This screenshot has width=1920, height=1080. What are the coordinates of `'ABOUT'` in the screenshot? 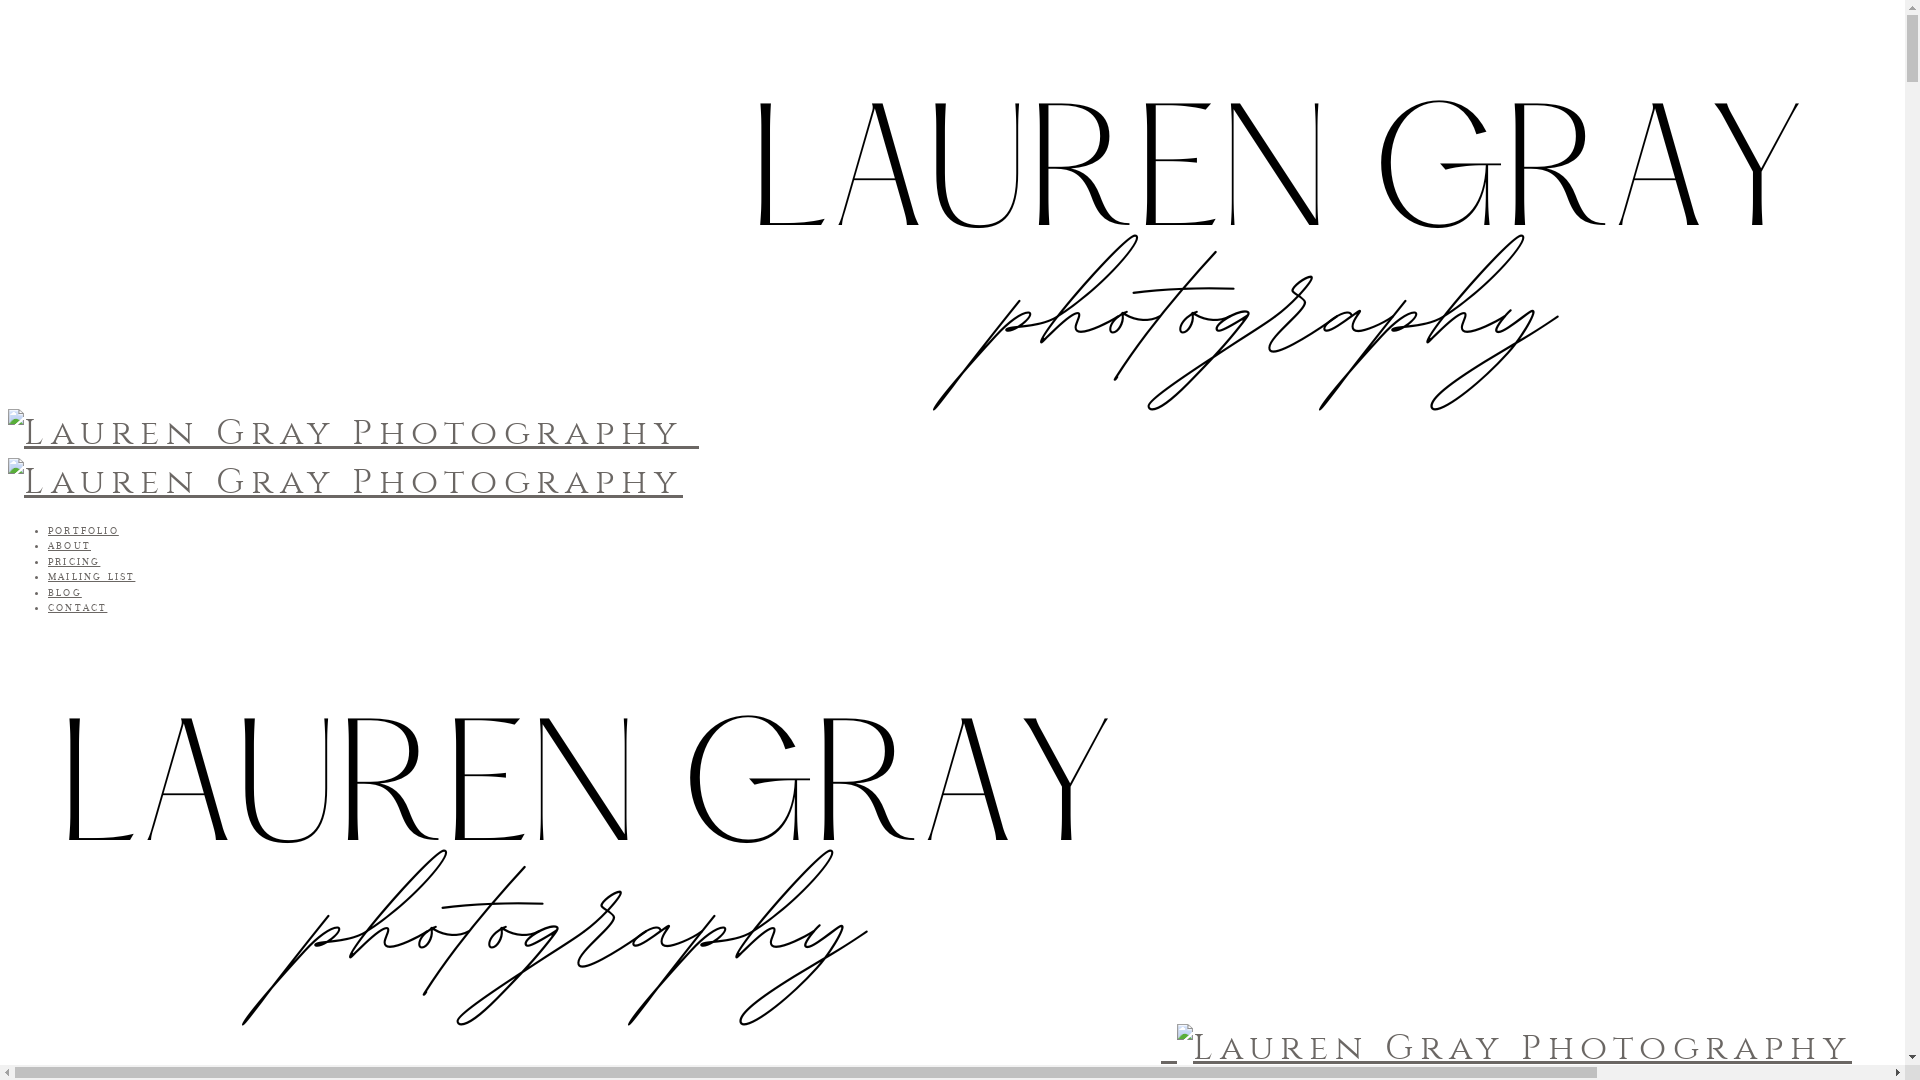 It's located at (48, 545).